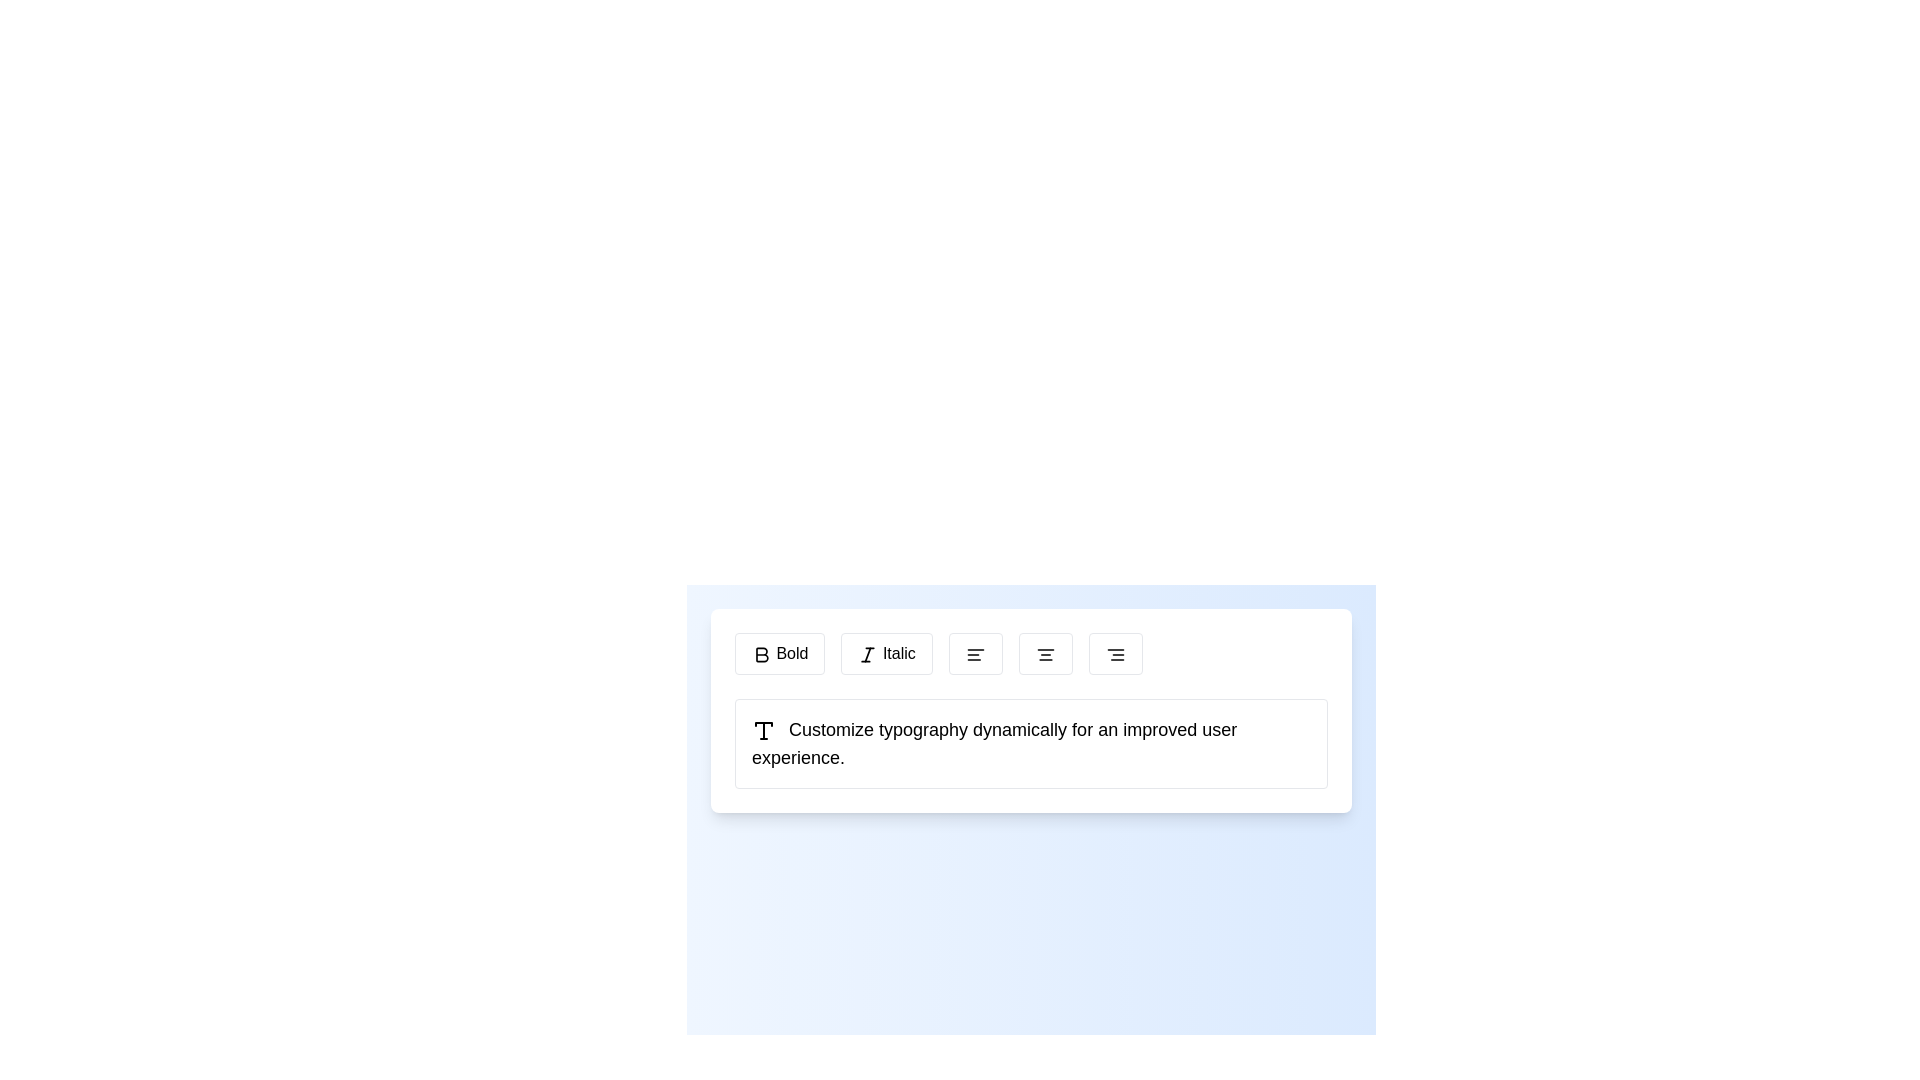 This screenshot has height=1080, width=1920. Describe the element at coordinates (975, 654) in the screenshot. I see `the third button in the toolbar section, which has a white background and an icon of three horizontal lines` at that location.